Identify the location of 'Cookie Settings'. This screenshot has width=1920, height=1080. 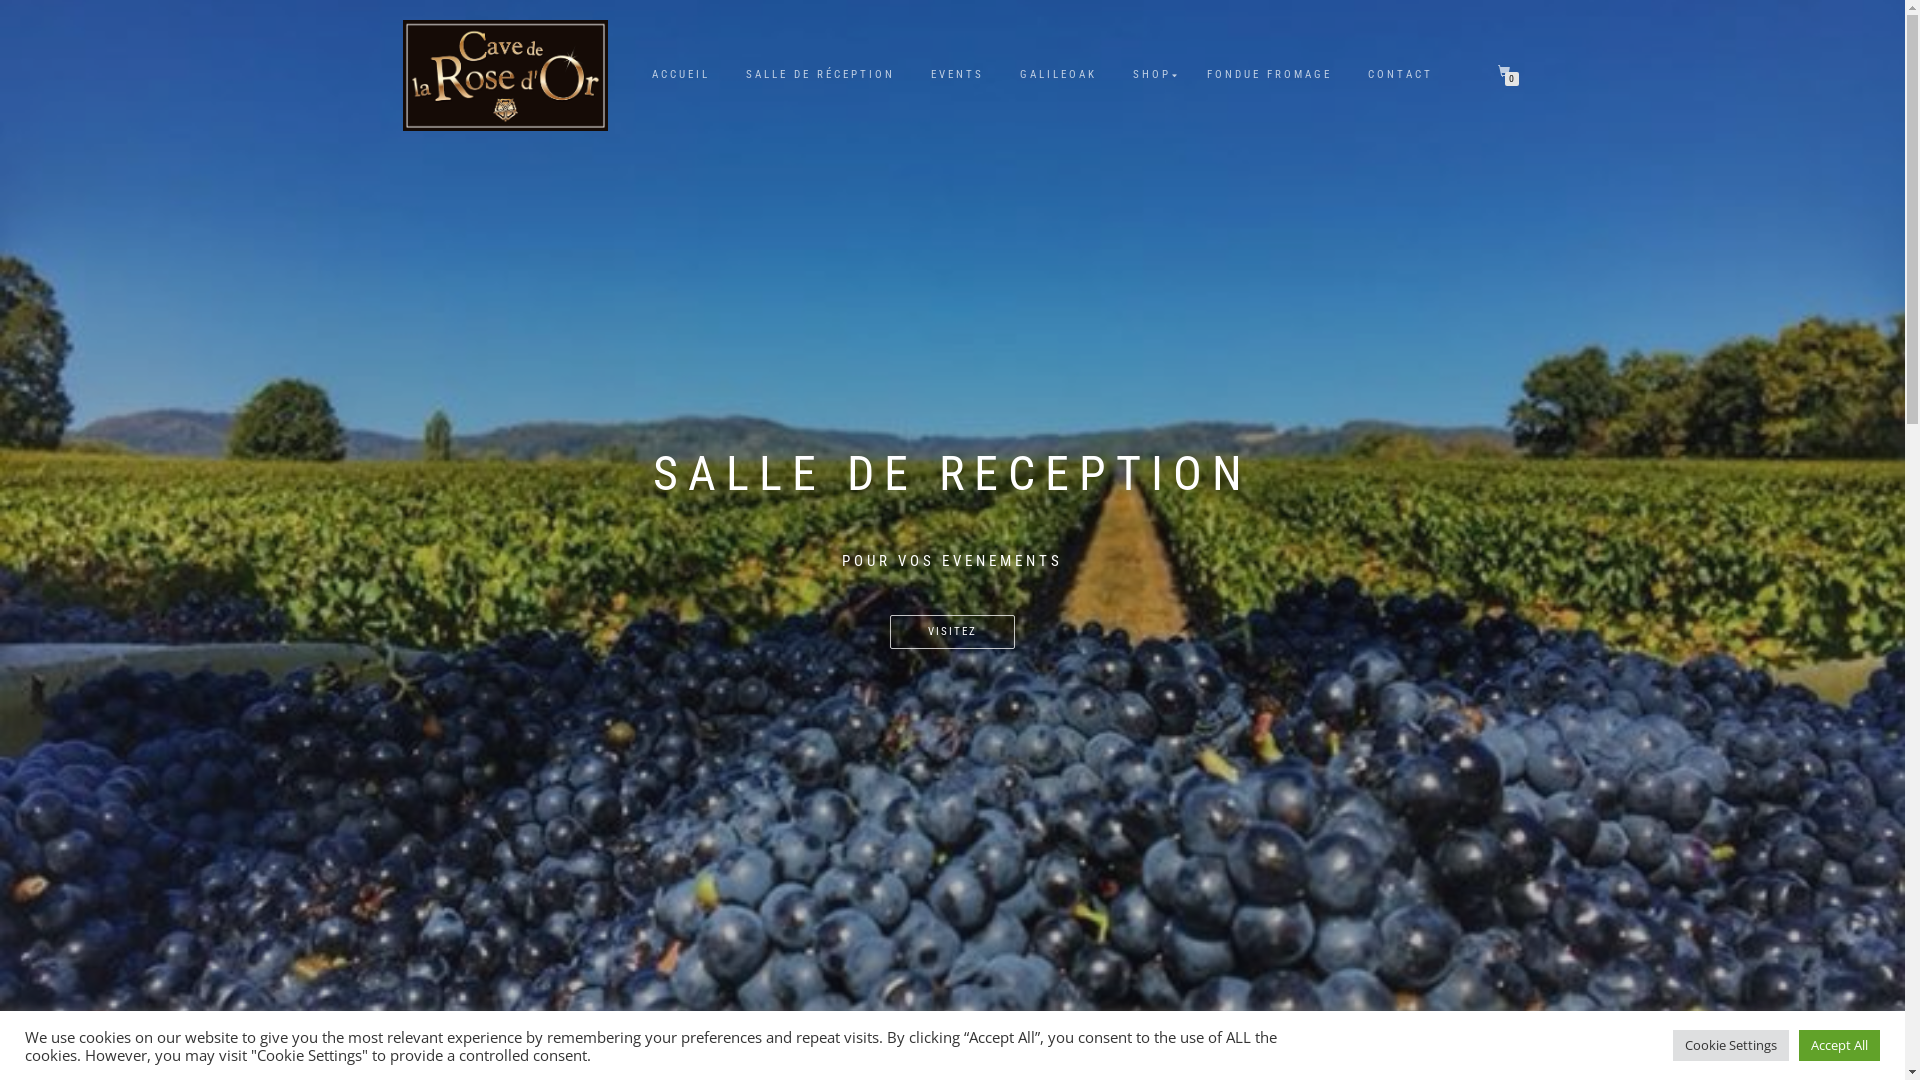
(1730, 1044).